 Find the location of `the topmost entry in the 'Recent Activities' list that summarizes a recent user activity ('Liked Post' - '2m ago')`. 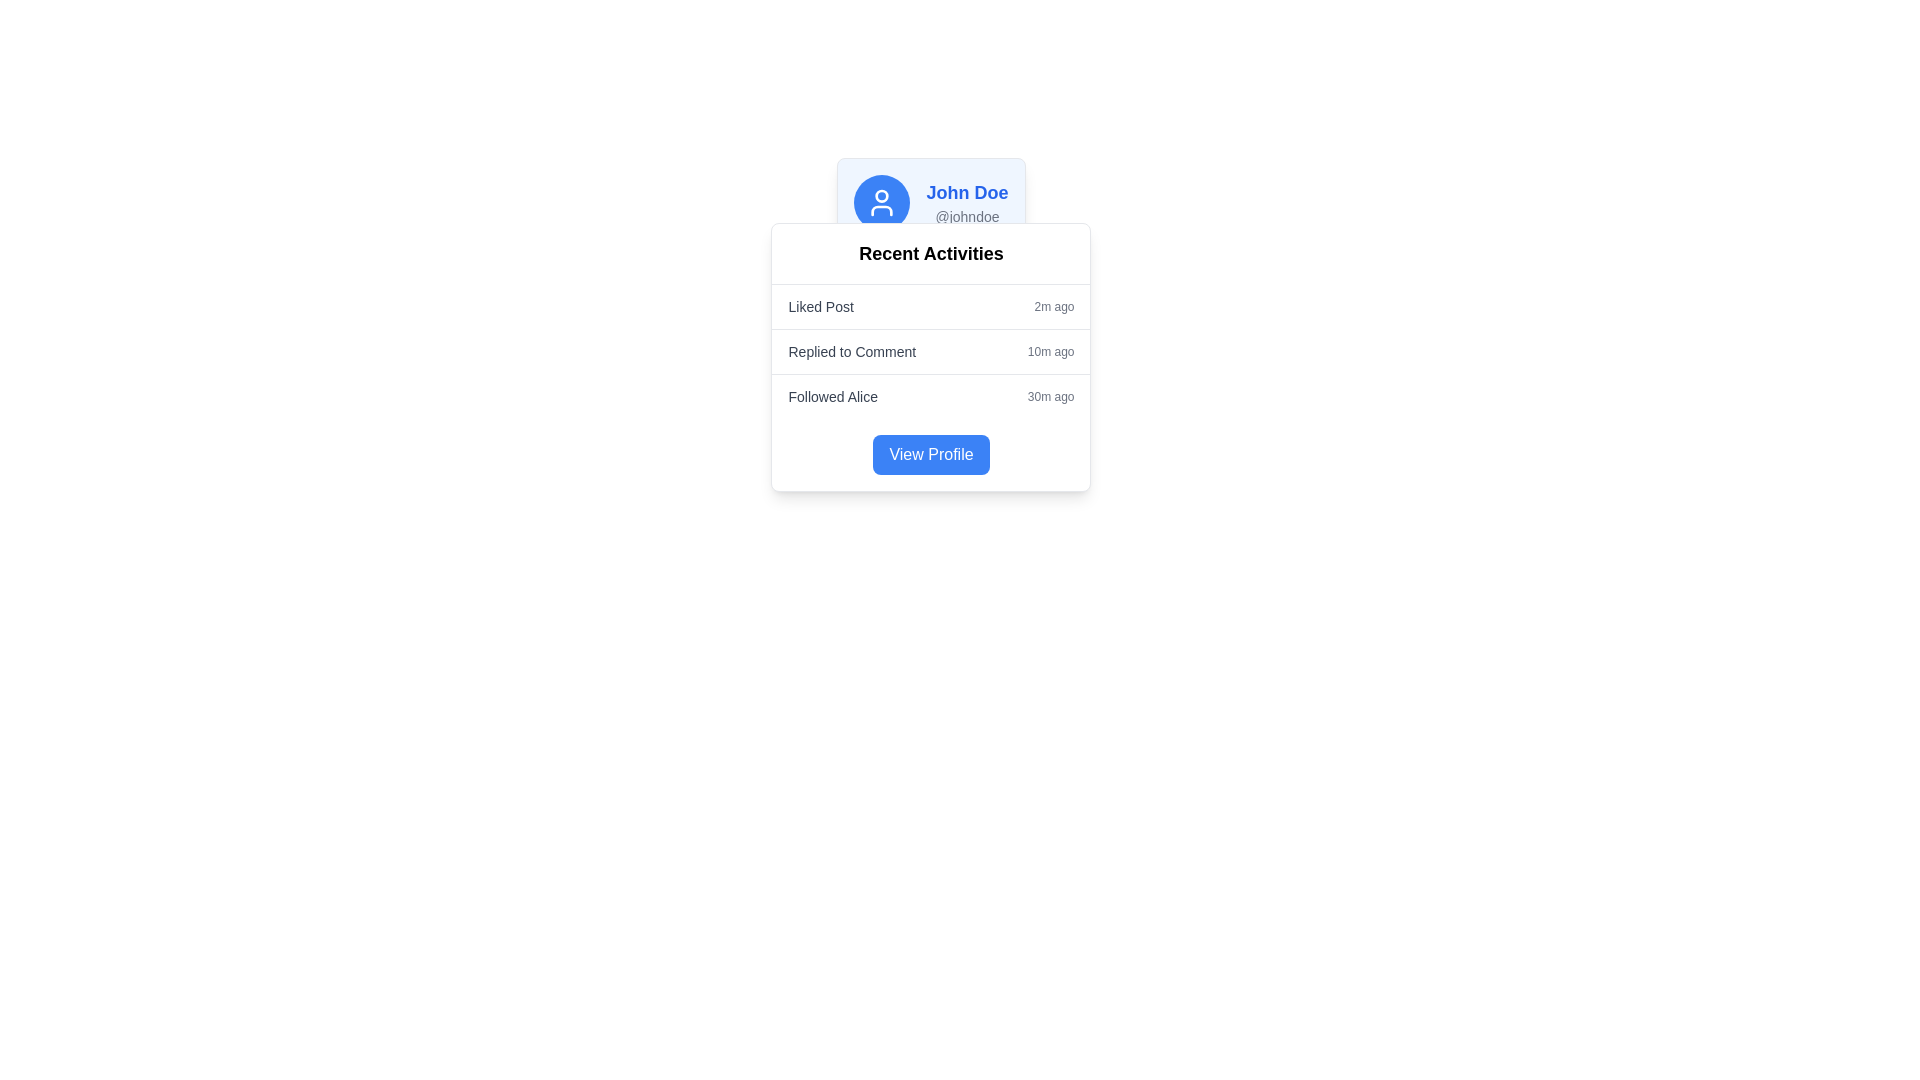

the topmost entry in the 'Recent Activities' list that summarizes a recent user activity ('Liked Post' - '2m ago') is located at coordinates (930, 307).